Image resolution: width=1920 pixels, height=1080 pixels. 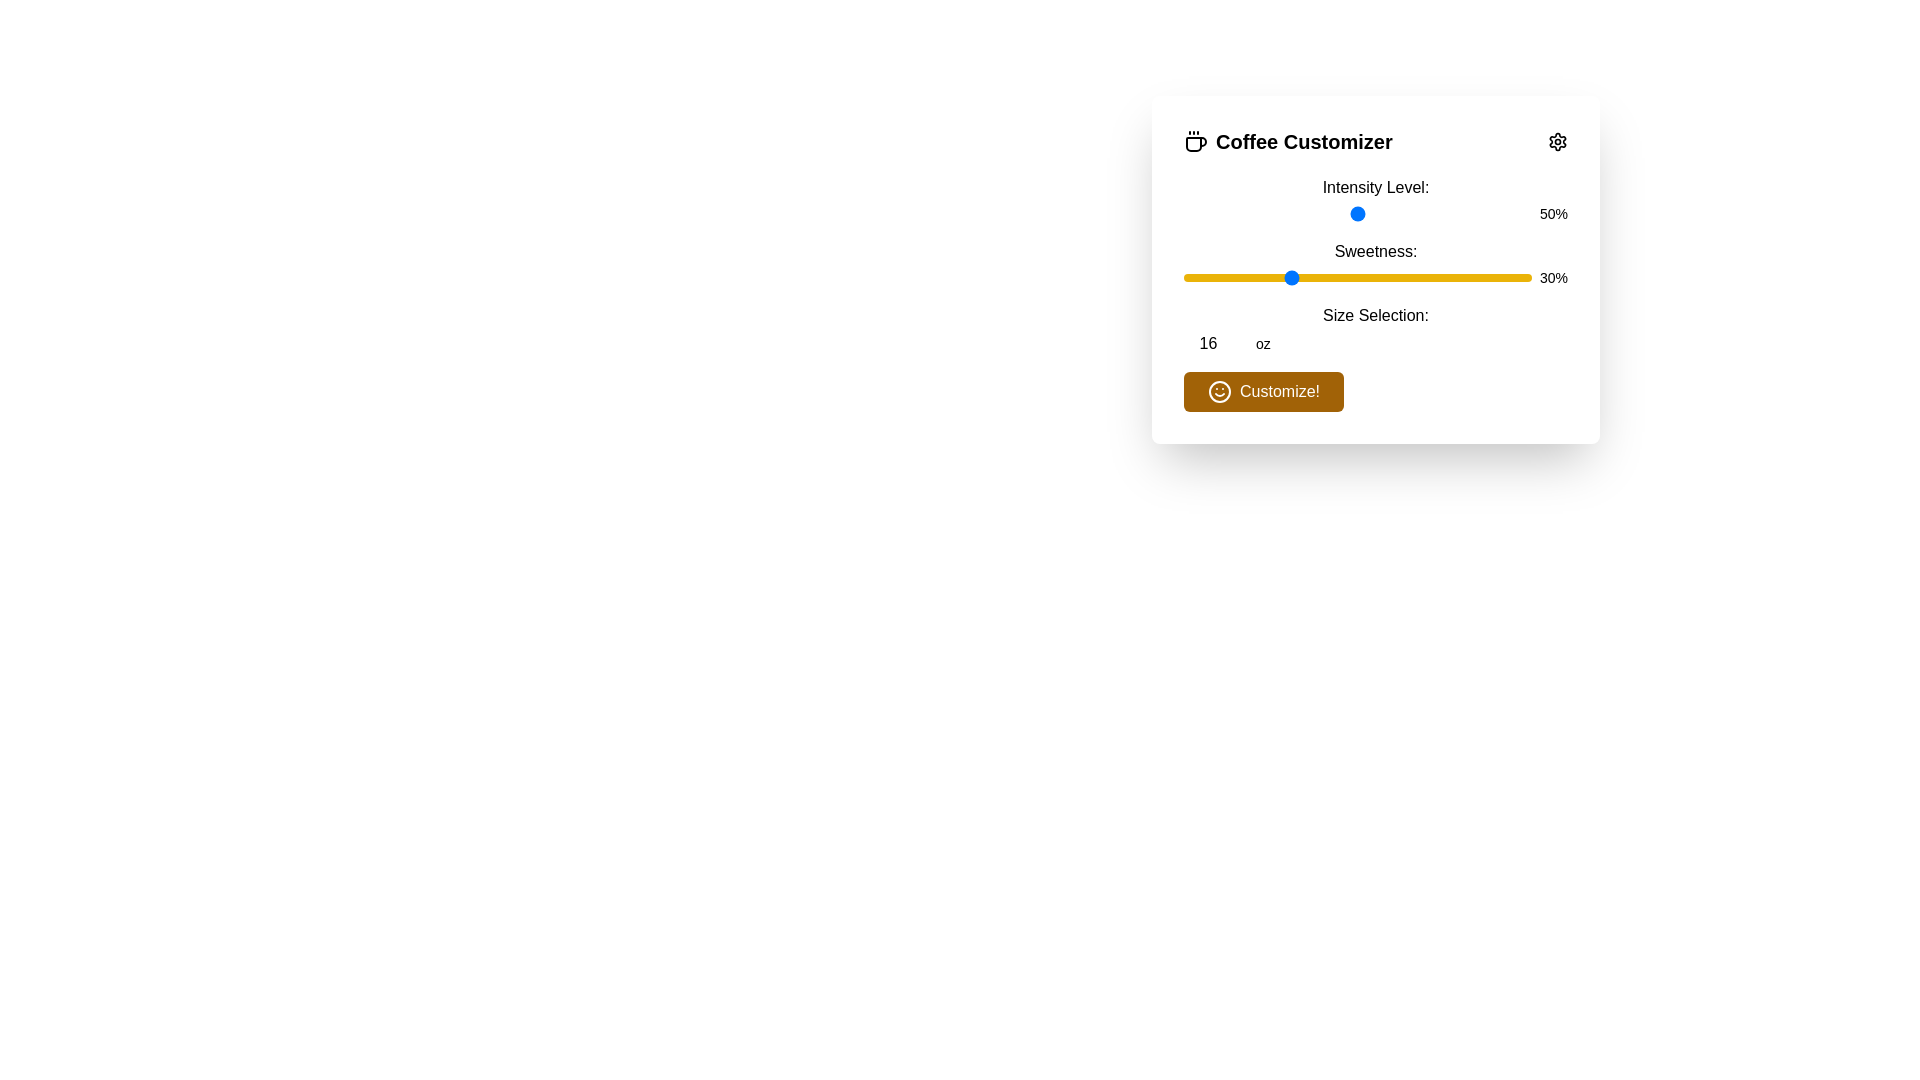 I want to click on the Sweetness slider to 18%, so click(x=1245, y=277).